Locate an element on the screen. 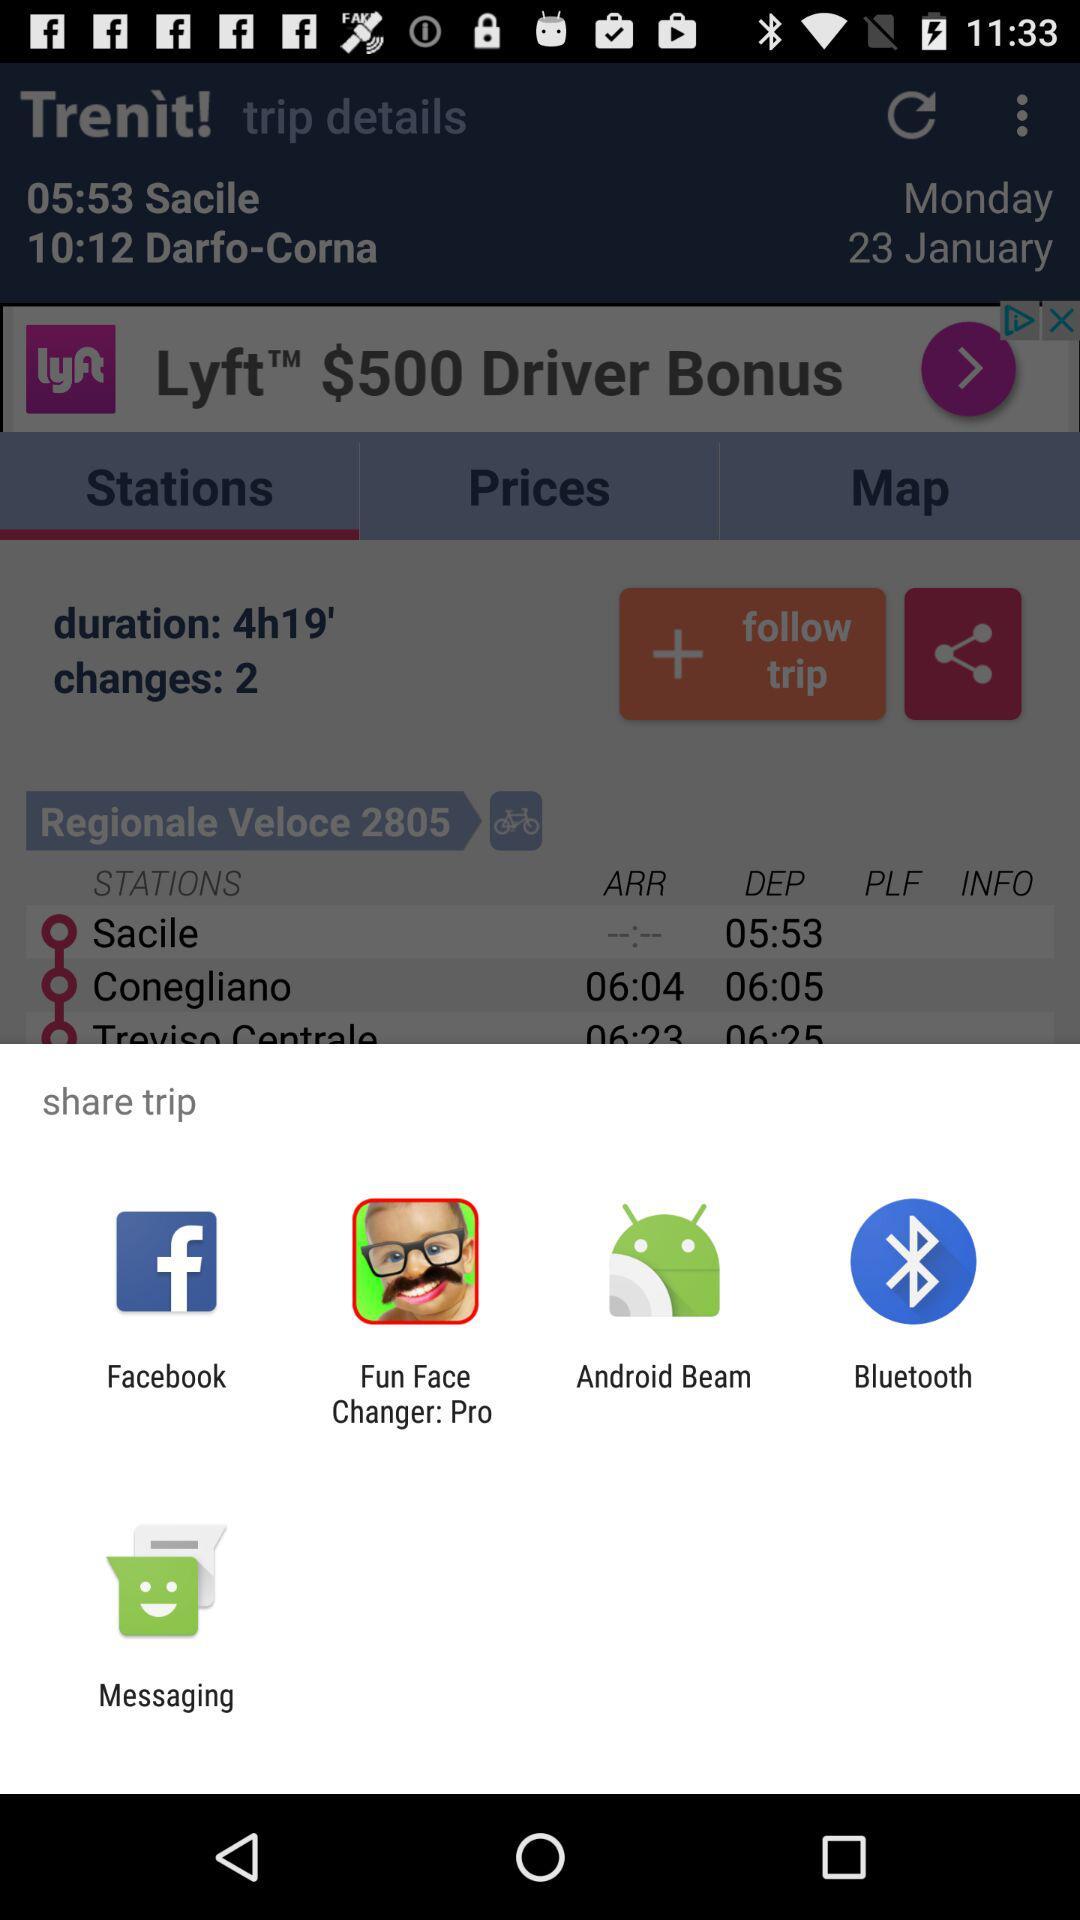 The height and width of the screenshot is (1920, 1080). item next to android beam app is located at coordinates (414, 1392).